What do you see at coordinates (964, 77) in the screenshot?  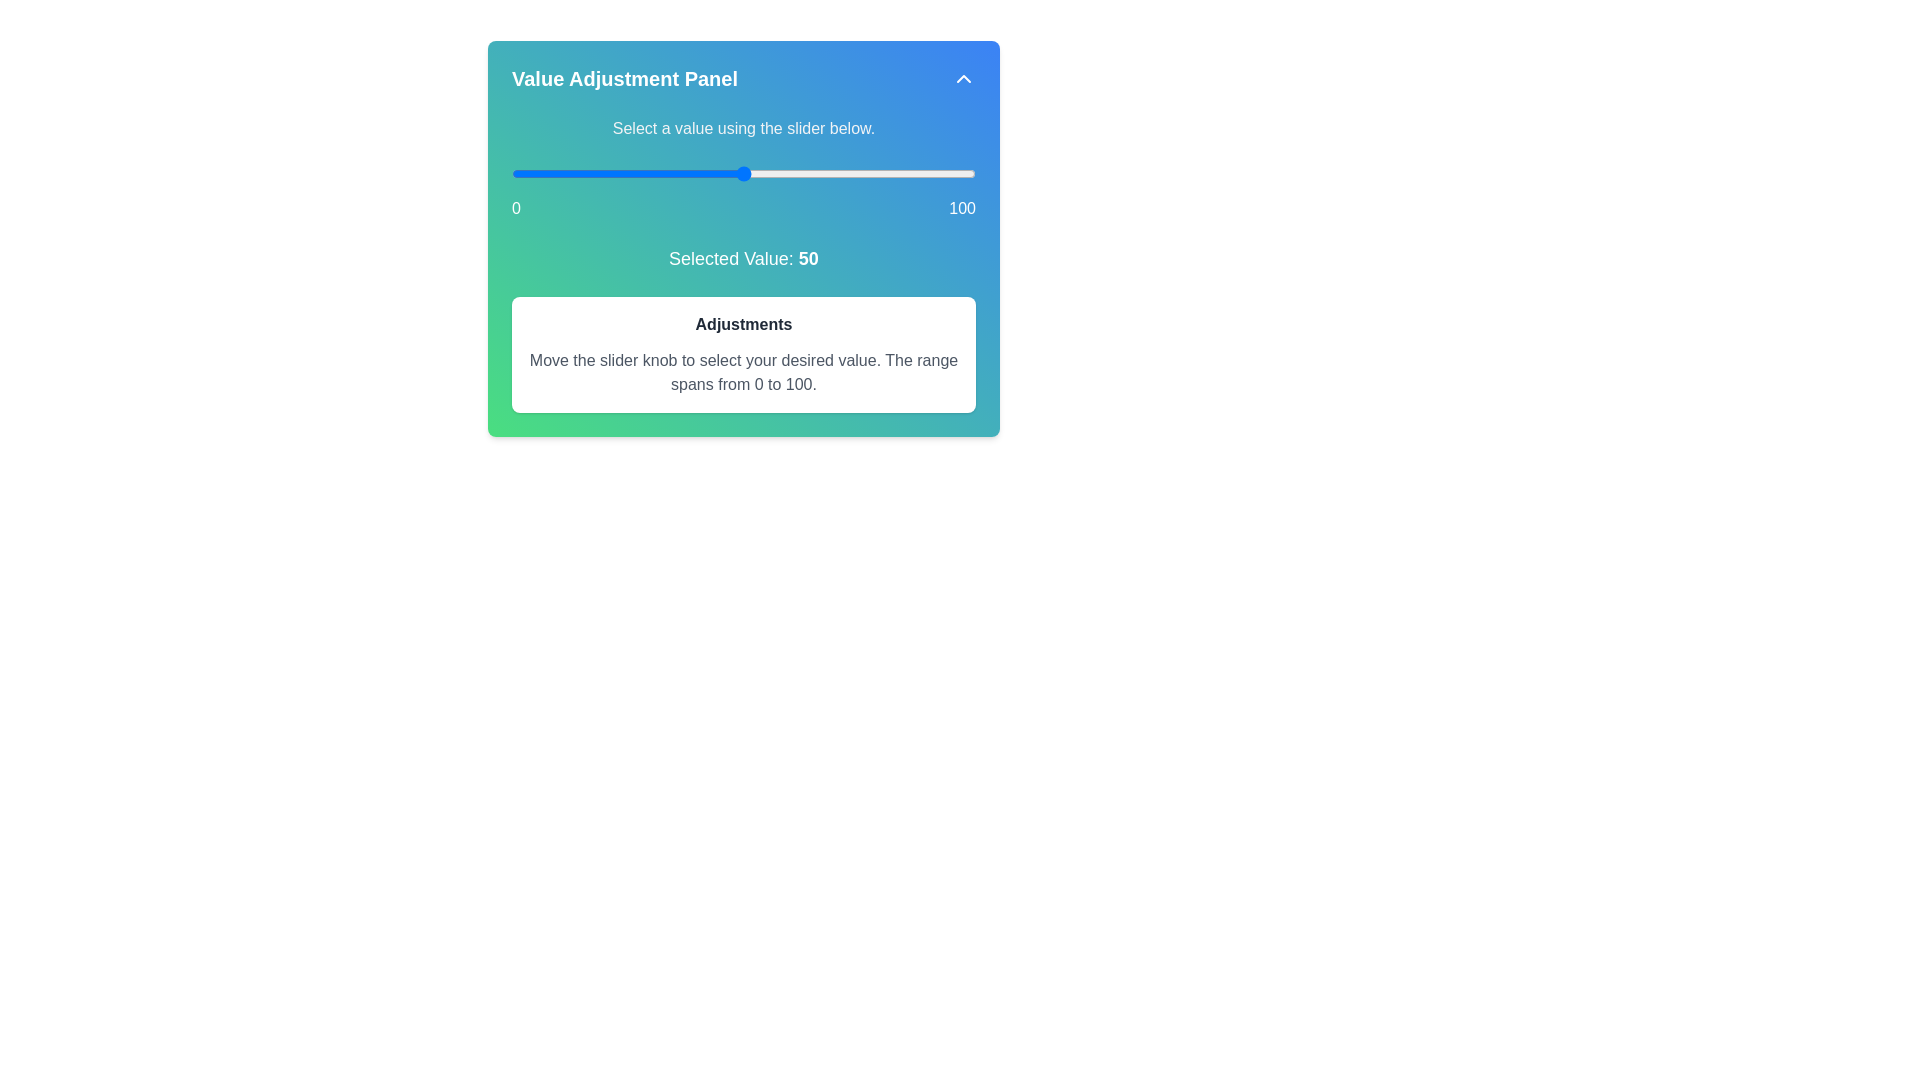 I see `the upward chevron arrow button located at the top-right corner of the 'Value Adjustment Panel'` at bounding box center [964, 77].